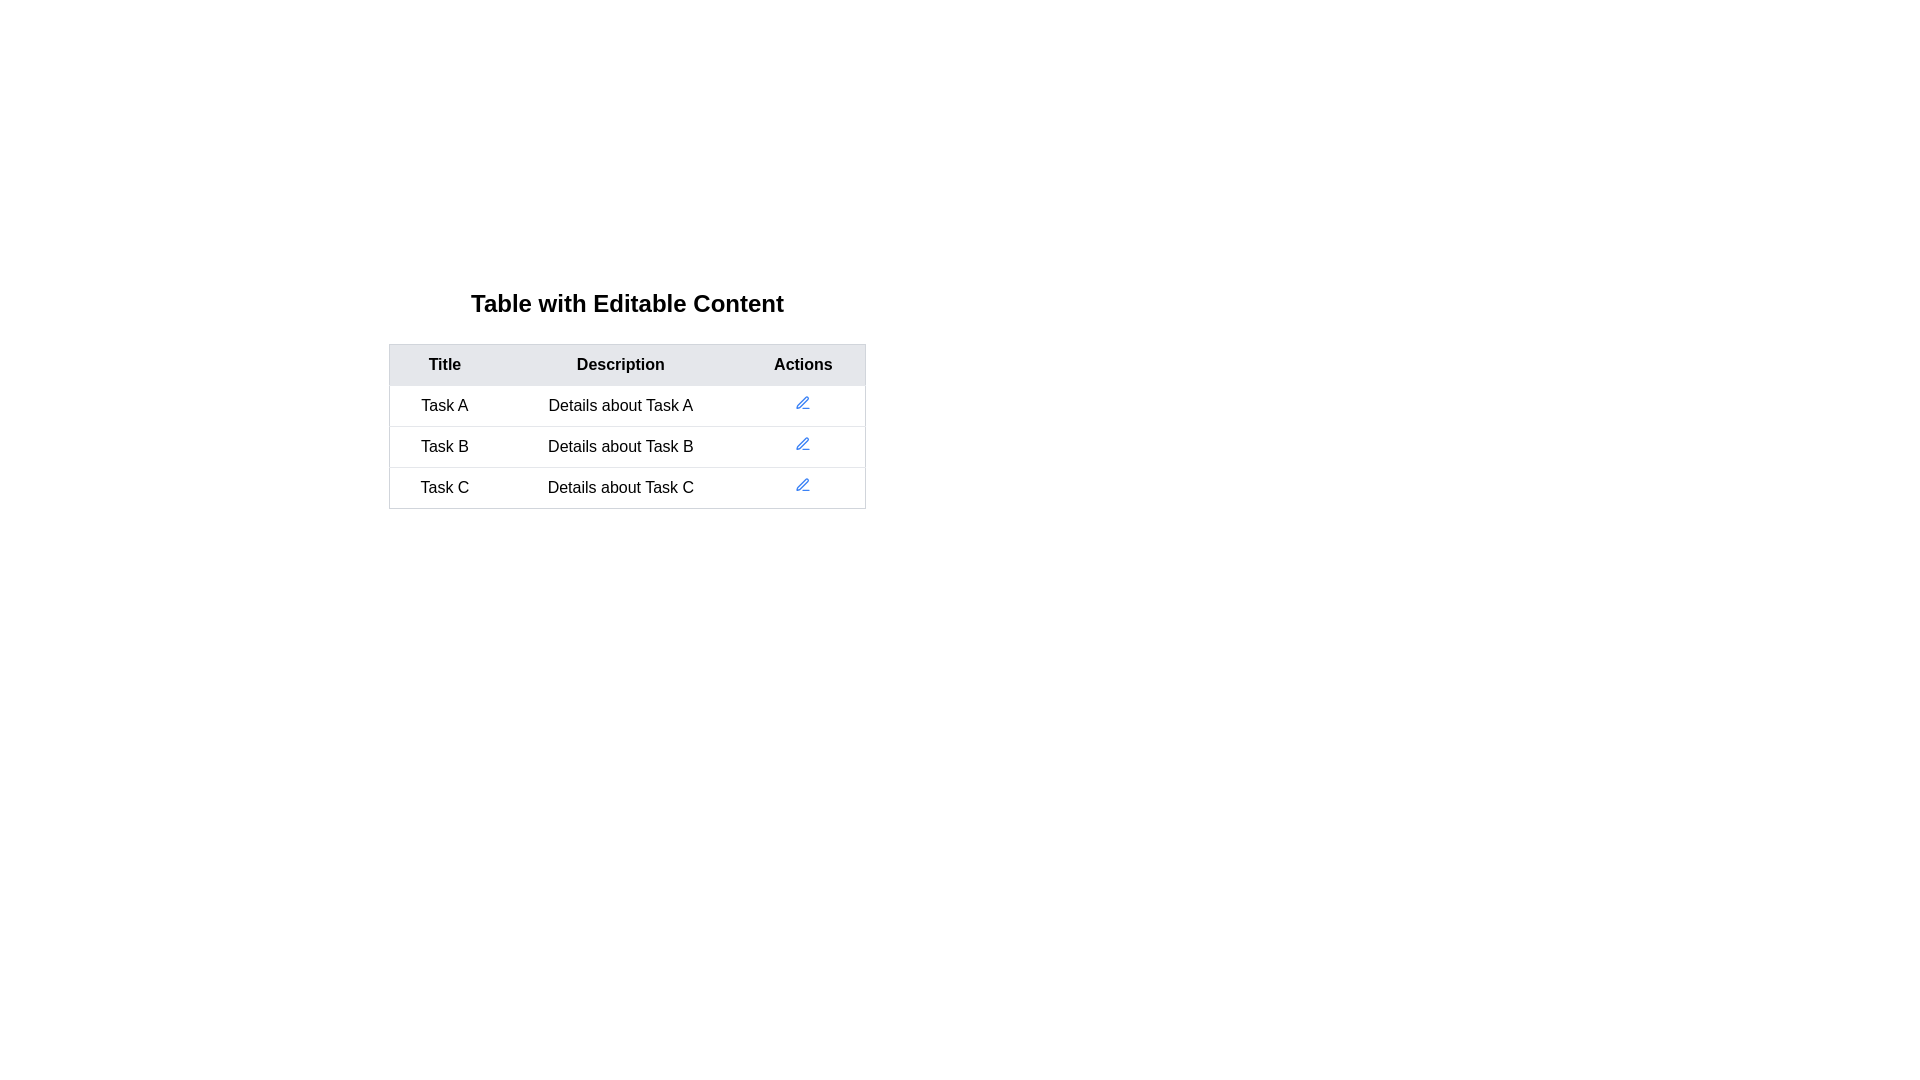  What do you see at coordinates (803, 365) in the screenshot?
I see `the third column header cell of the table, which labels the column containing action-related elements` at bounding box center [803, 365].